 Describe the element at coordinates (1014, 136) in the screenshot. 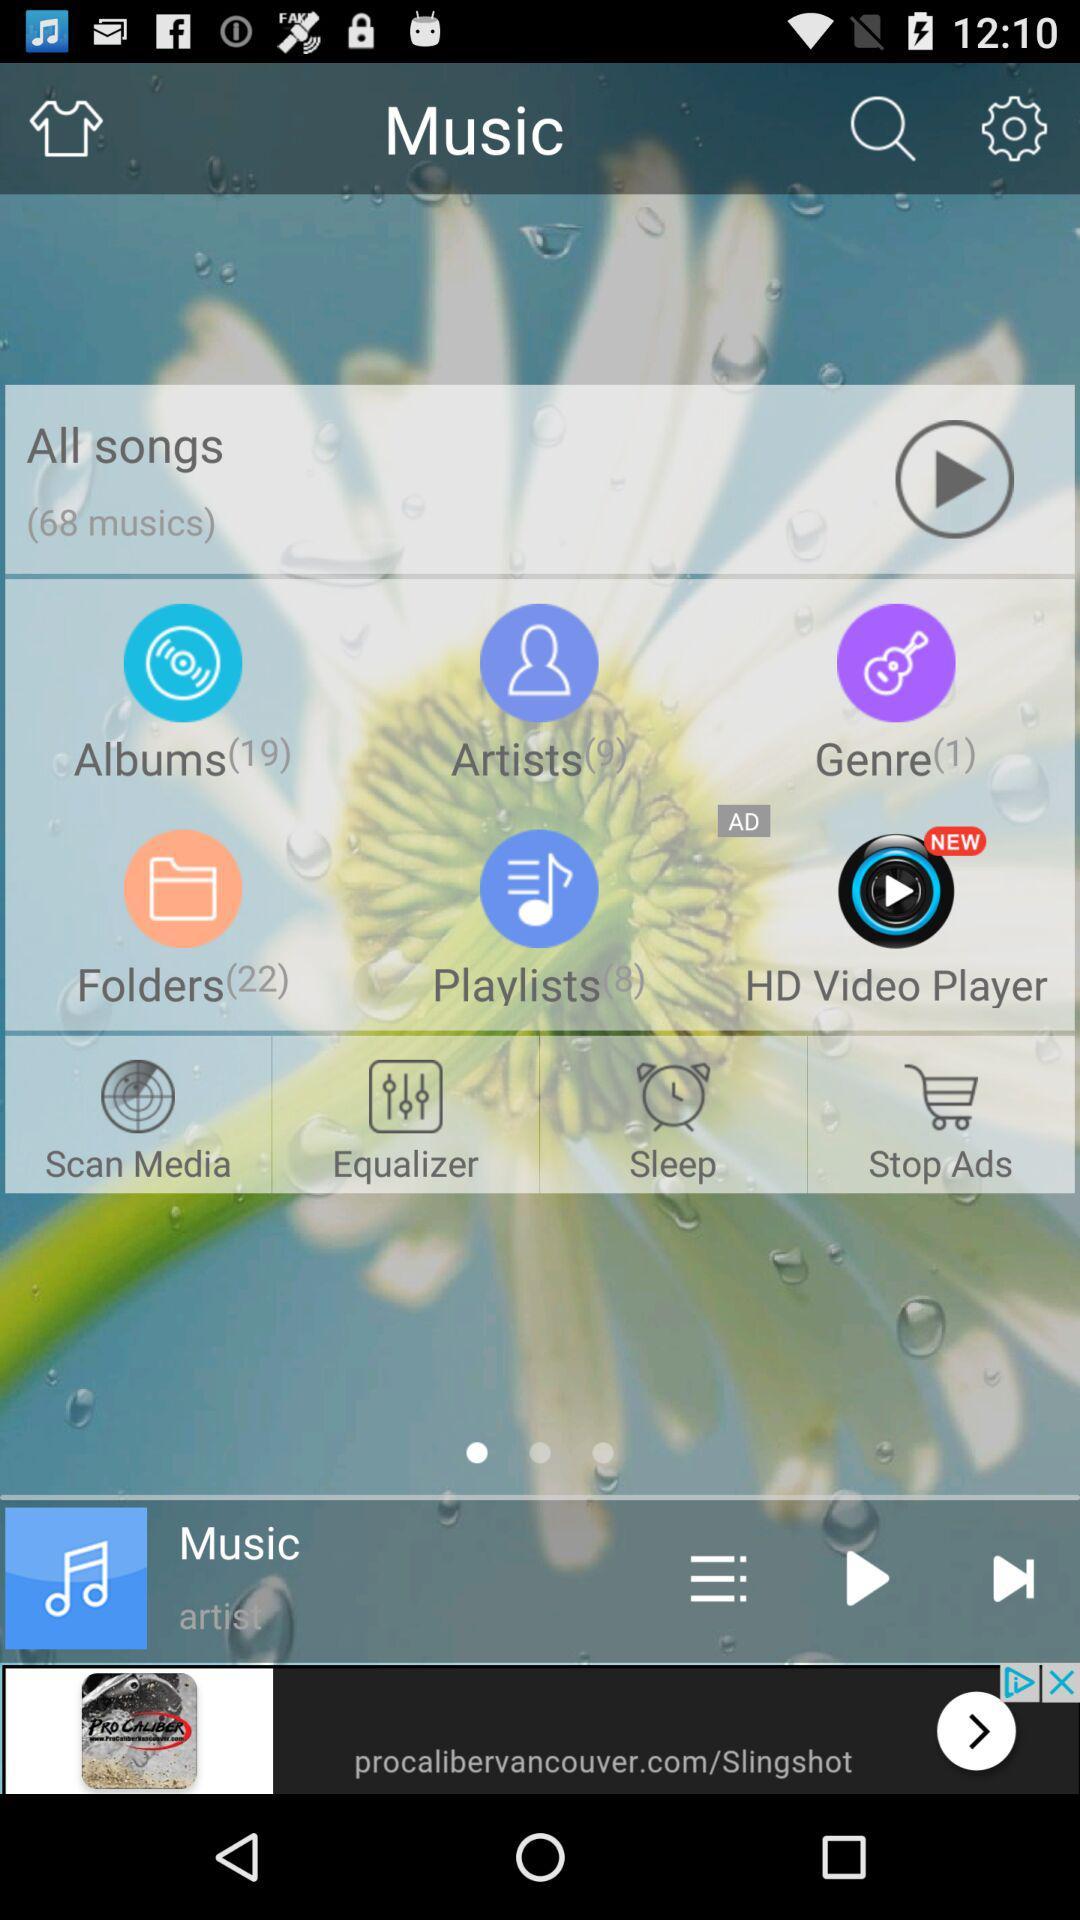

I see `the settings icon` at that location.